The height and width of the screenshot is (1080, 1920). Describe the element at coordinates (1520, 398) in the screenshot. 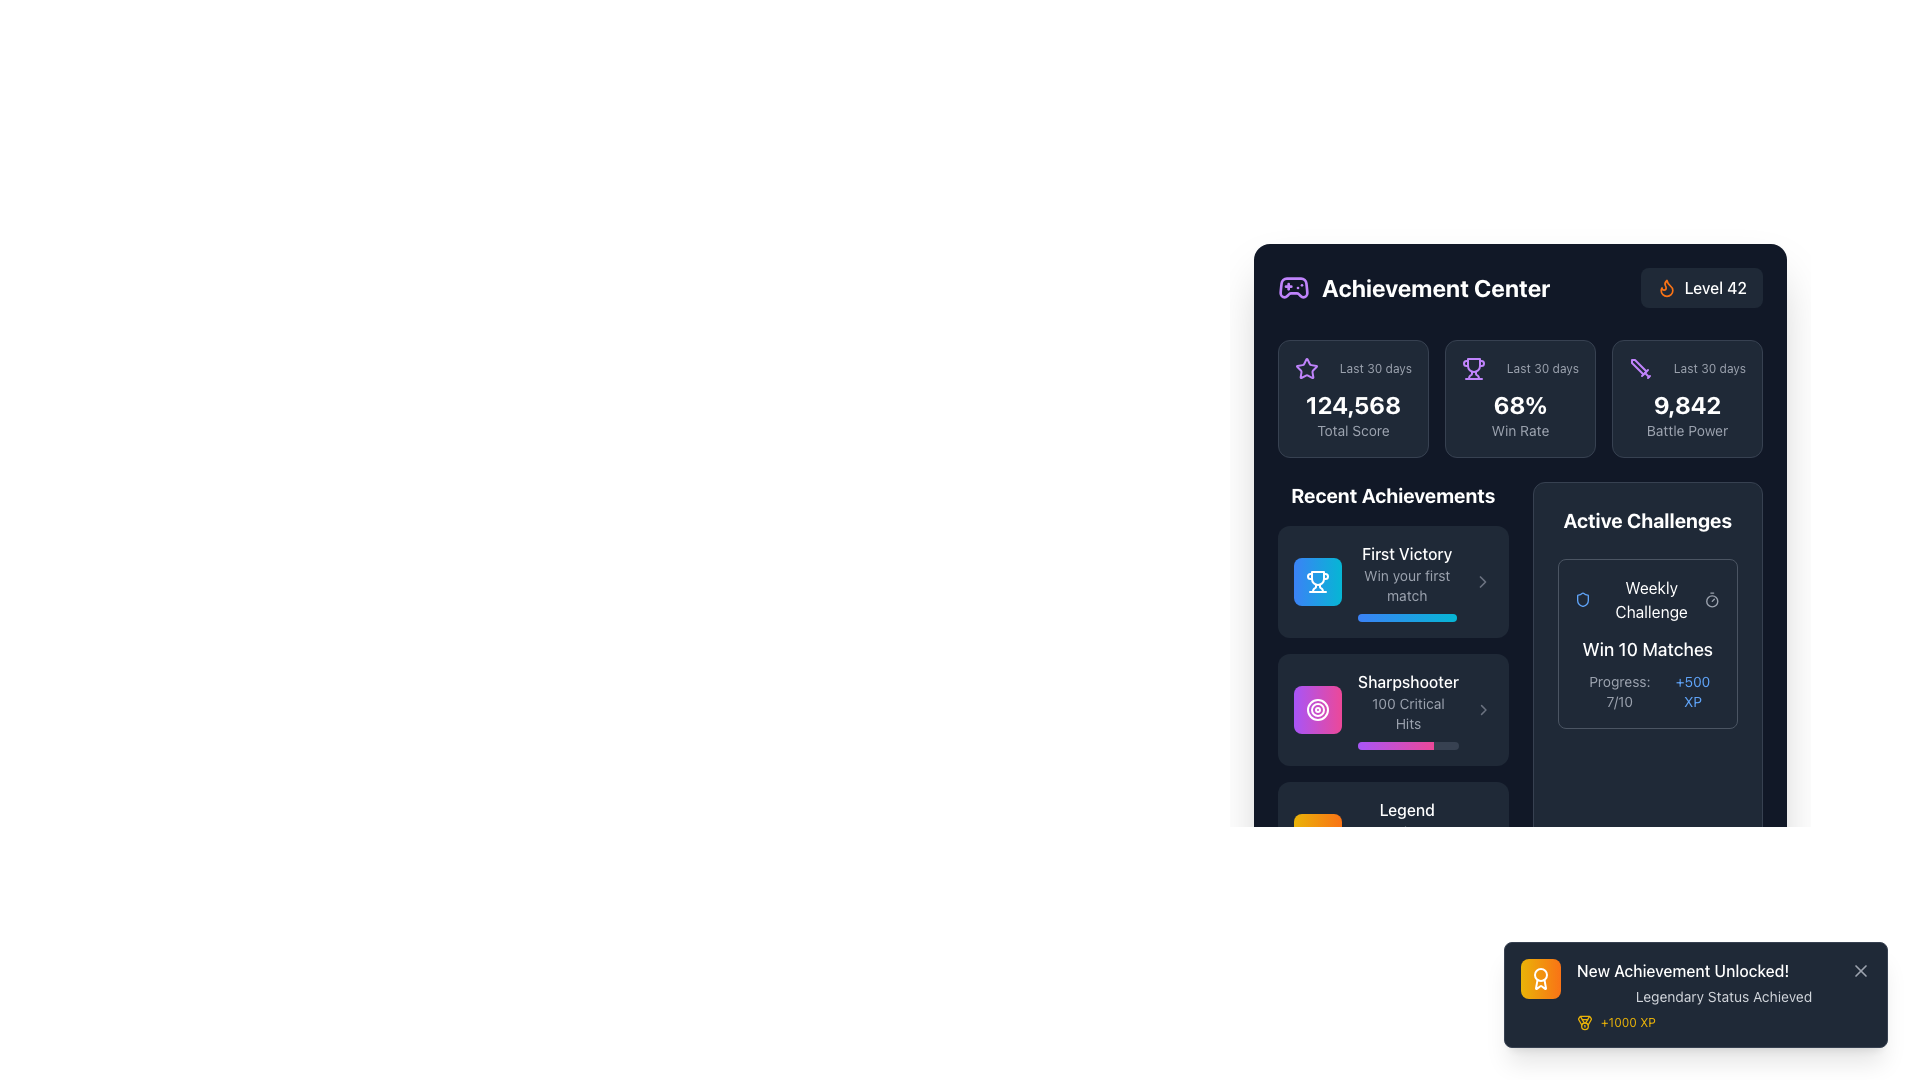

I see `the Informational card that displays the user's win rate for the last 30 days, positioned between the Total Score and Battle Power cards in the metric summary section` at that location.